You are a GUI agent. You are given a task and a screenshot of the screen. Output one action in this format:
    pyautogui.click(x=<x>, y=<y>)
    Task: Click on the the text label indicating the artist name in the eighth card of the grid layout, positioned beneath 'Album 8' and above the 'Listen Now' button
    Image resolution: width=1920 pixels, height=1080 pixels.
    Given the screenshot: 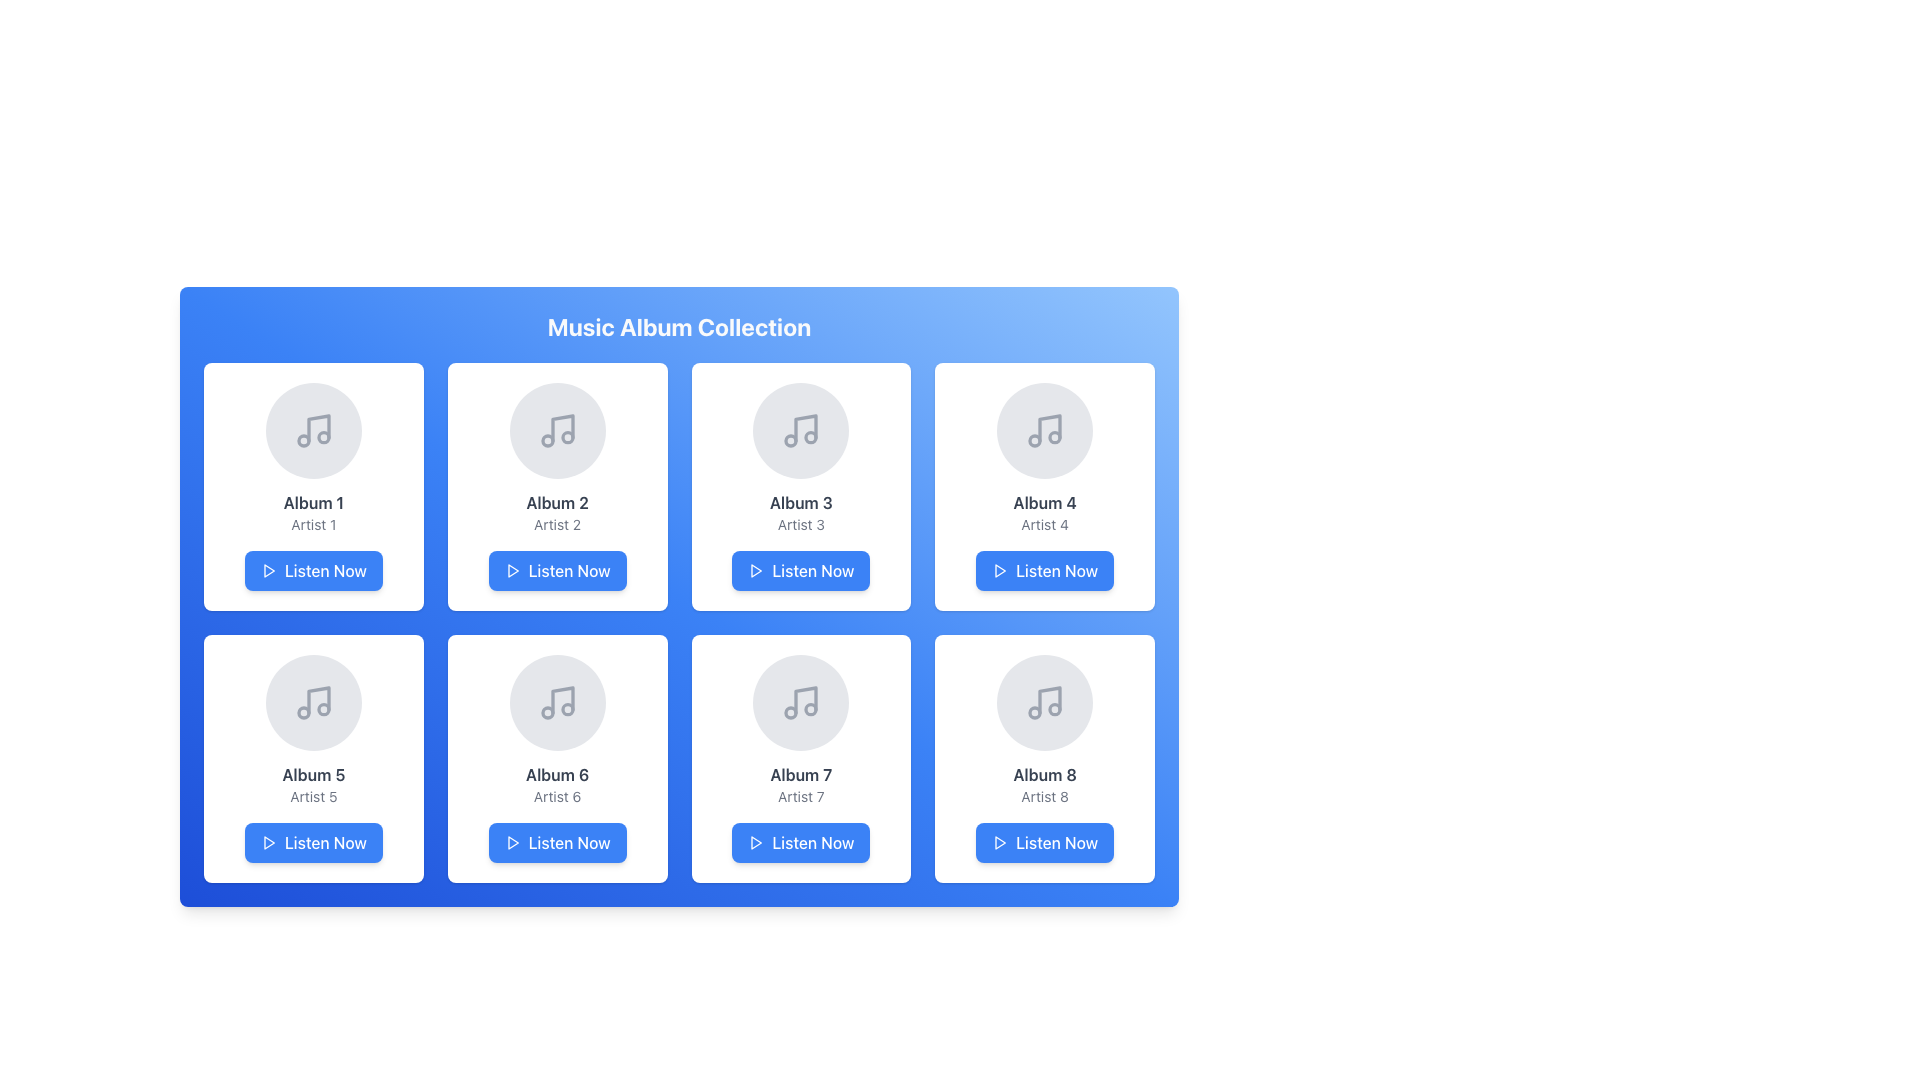 What is the action you would take?
    pyautogui.click(x=1044, y=796)
    